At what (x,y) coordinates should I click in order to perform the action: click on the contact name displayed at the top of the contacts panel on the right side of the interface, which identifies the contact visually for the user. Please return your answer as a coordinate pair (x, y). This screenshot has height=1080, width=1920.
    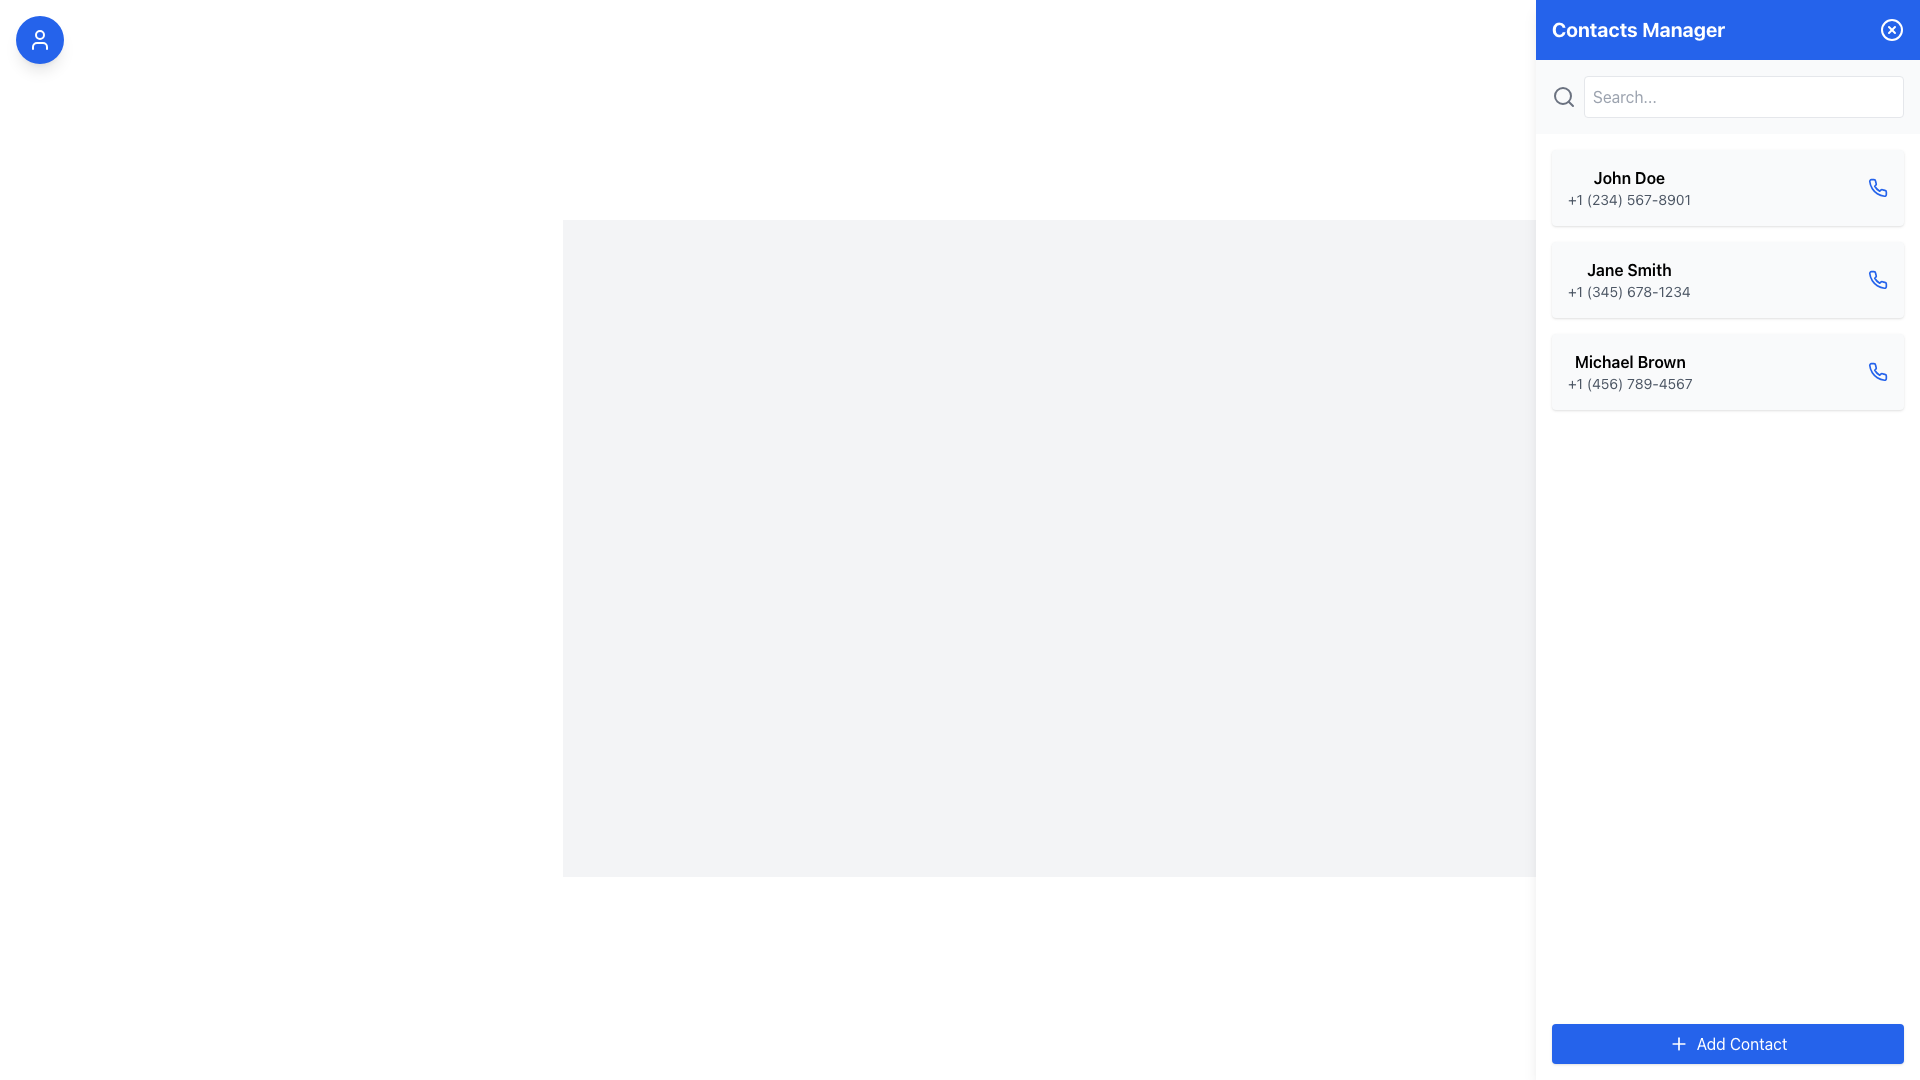
    Looking at the image, I should click on (1629, 176).